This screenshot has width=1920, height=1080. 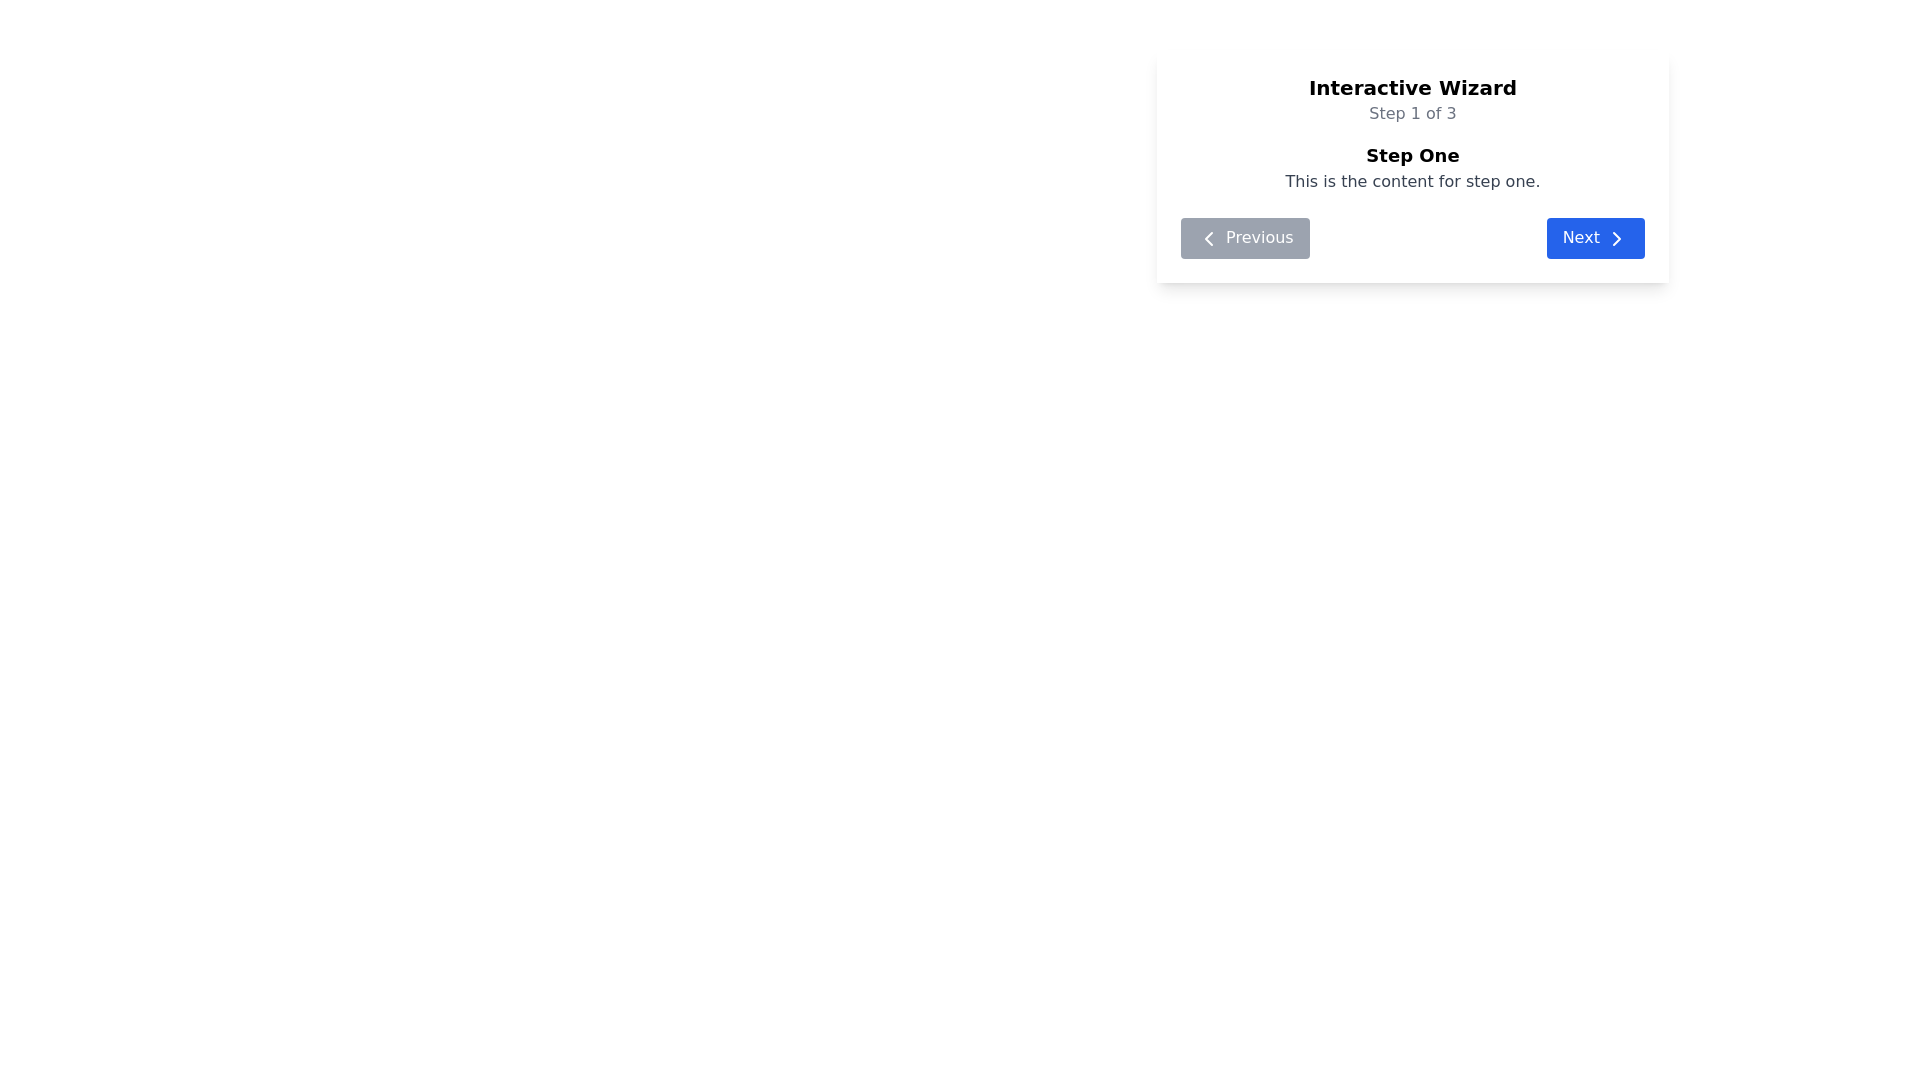 I want to click on the text element reading 'Step 1 of 3', which is styled with a gray font color and is centrally aligned beneath the header 'Interactive Wizard', so click(x=1411, y=114).